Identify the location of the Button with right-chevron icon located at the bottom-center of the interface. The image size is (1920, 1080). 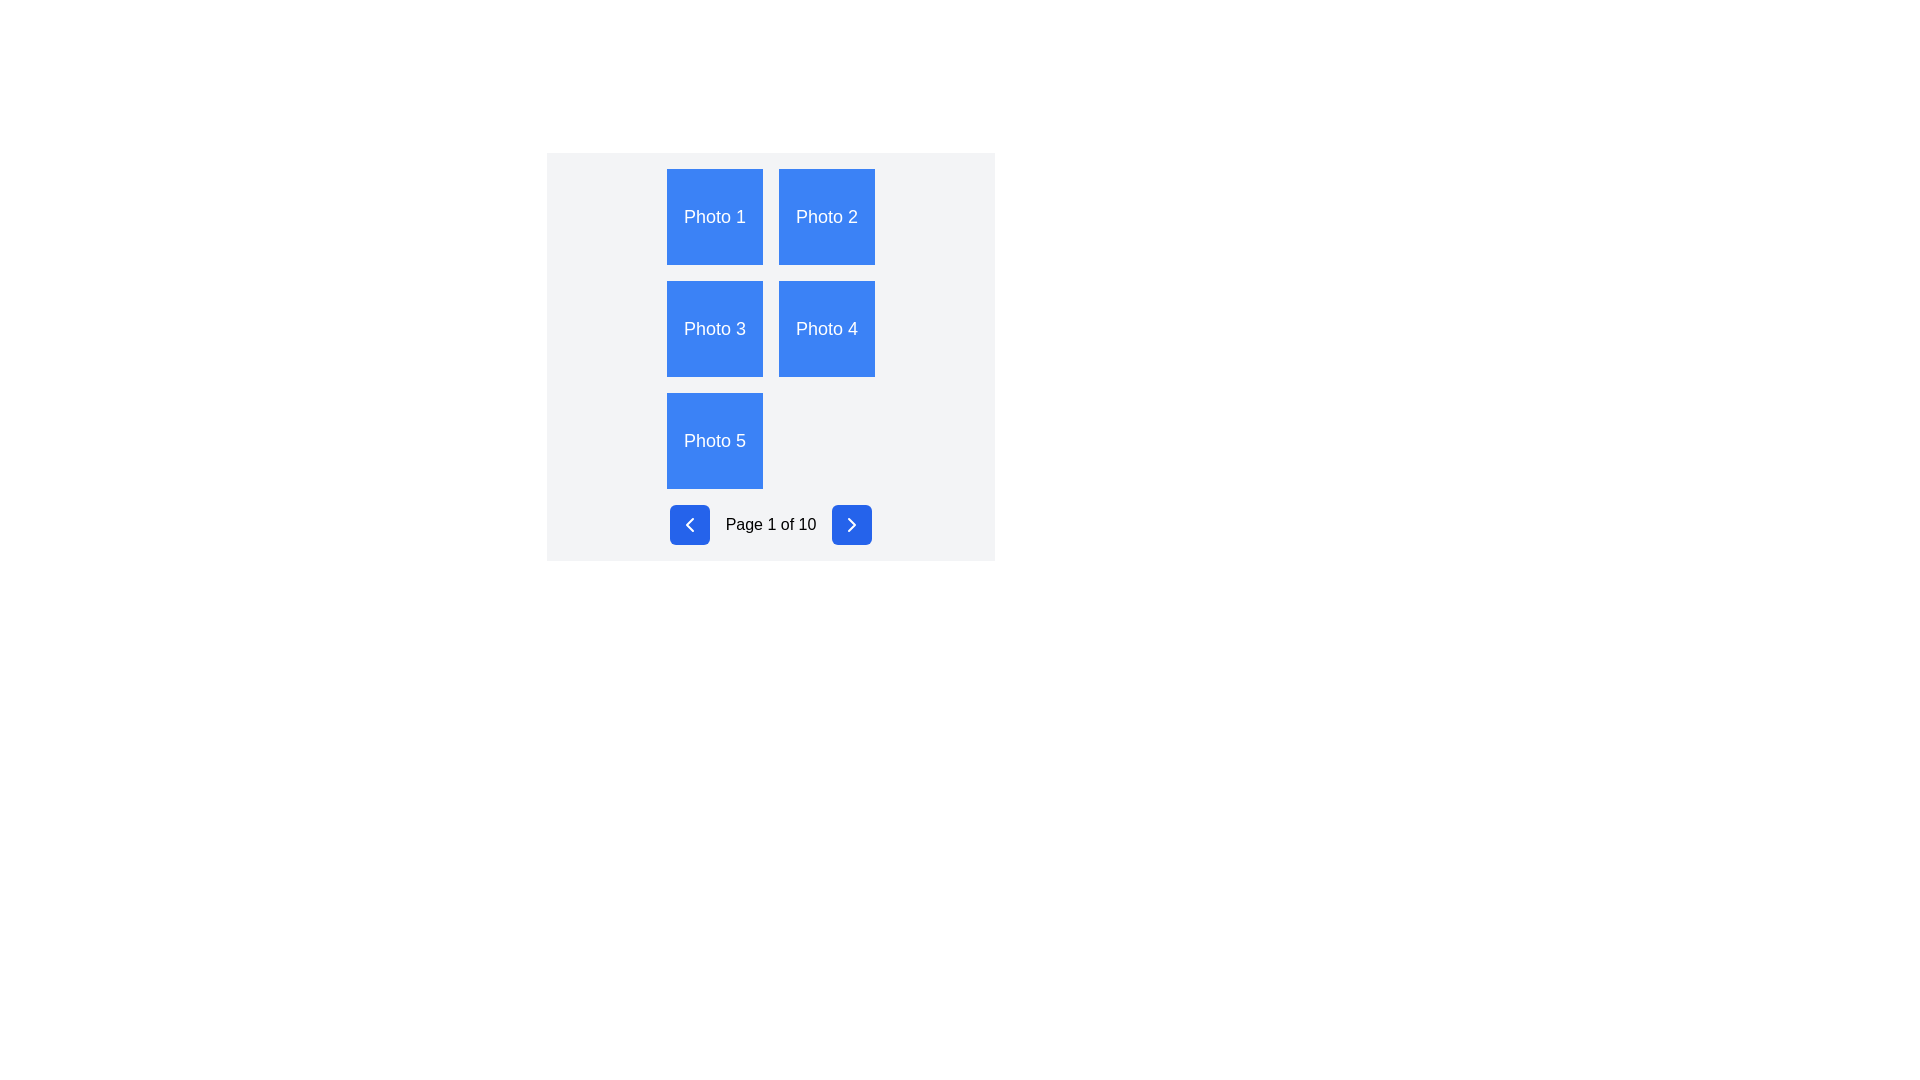
(852, 523).